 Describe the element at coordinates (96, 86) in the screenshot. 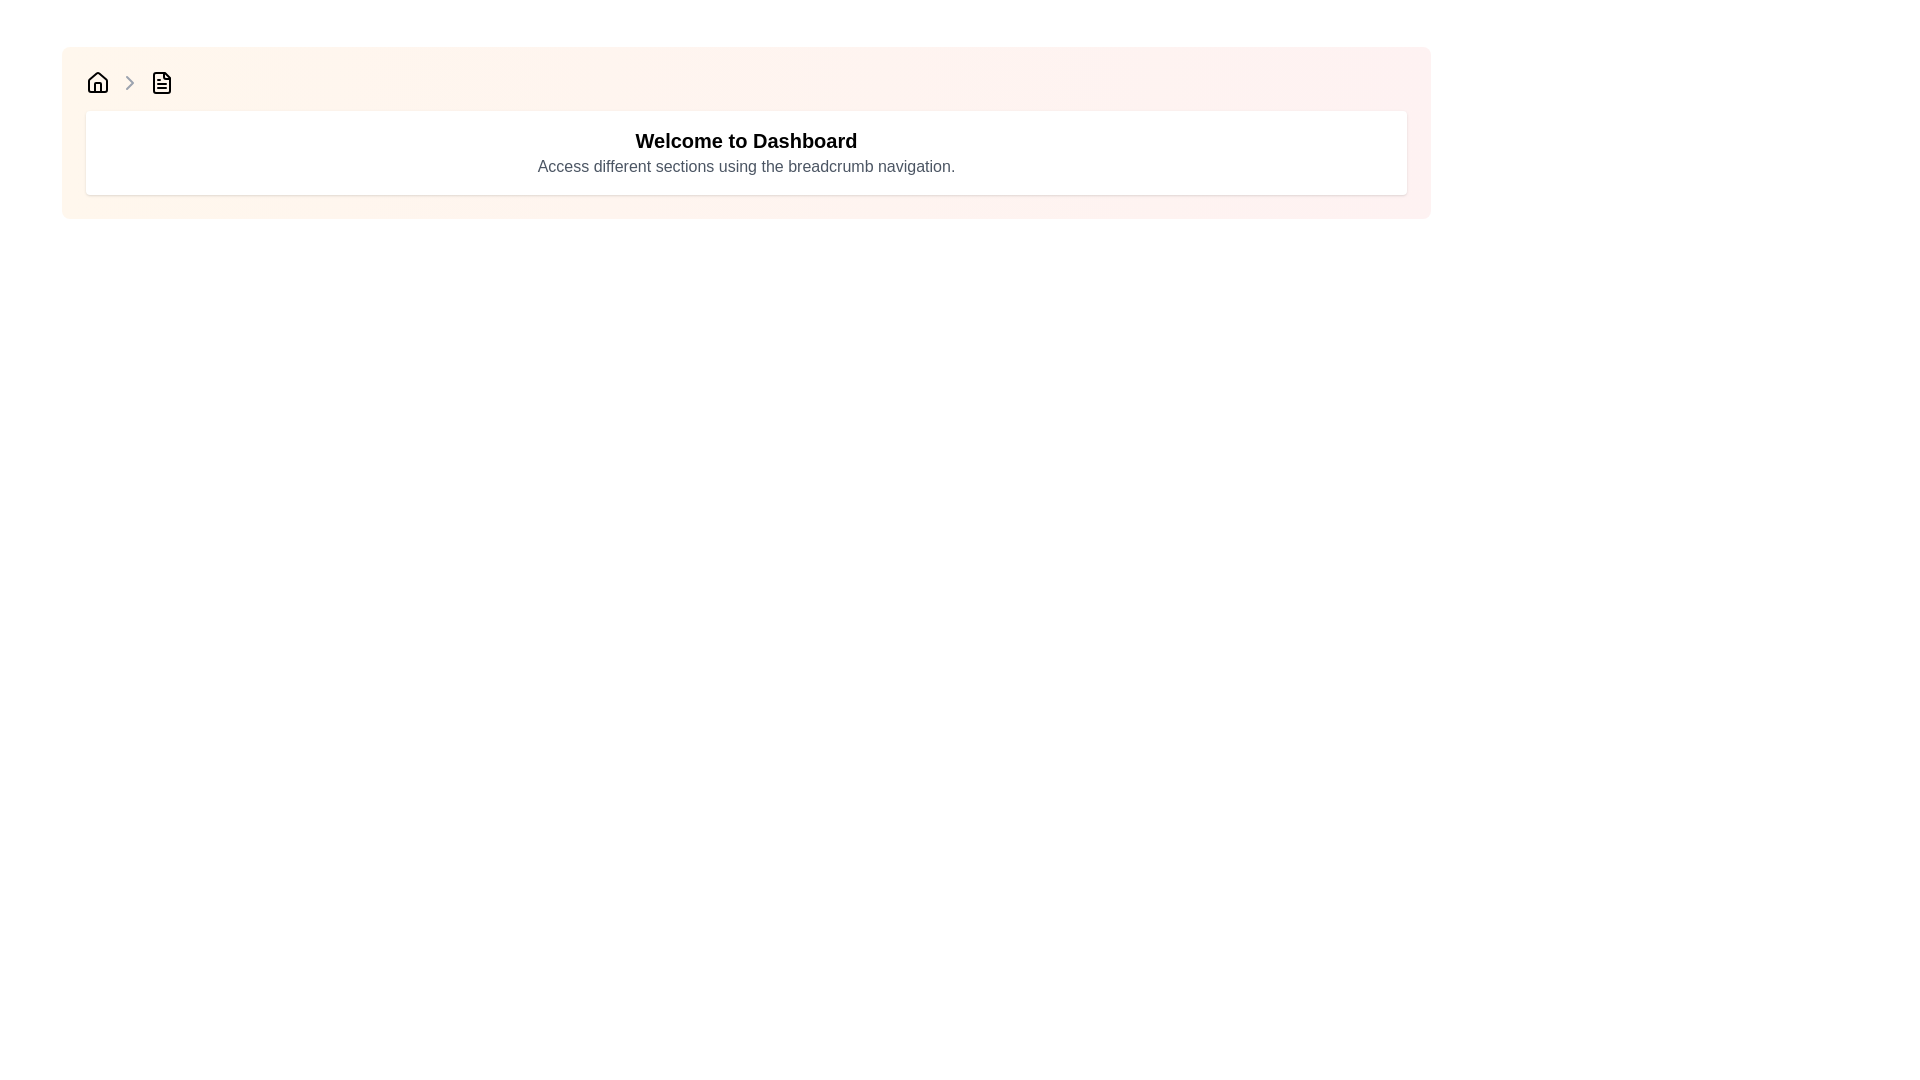

I see `the door element of the house icon located in the lower central portion of the SVG graphic in the left section of the header bar` at that location.